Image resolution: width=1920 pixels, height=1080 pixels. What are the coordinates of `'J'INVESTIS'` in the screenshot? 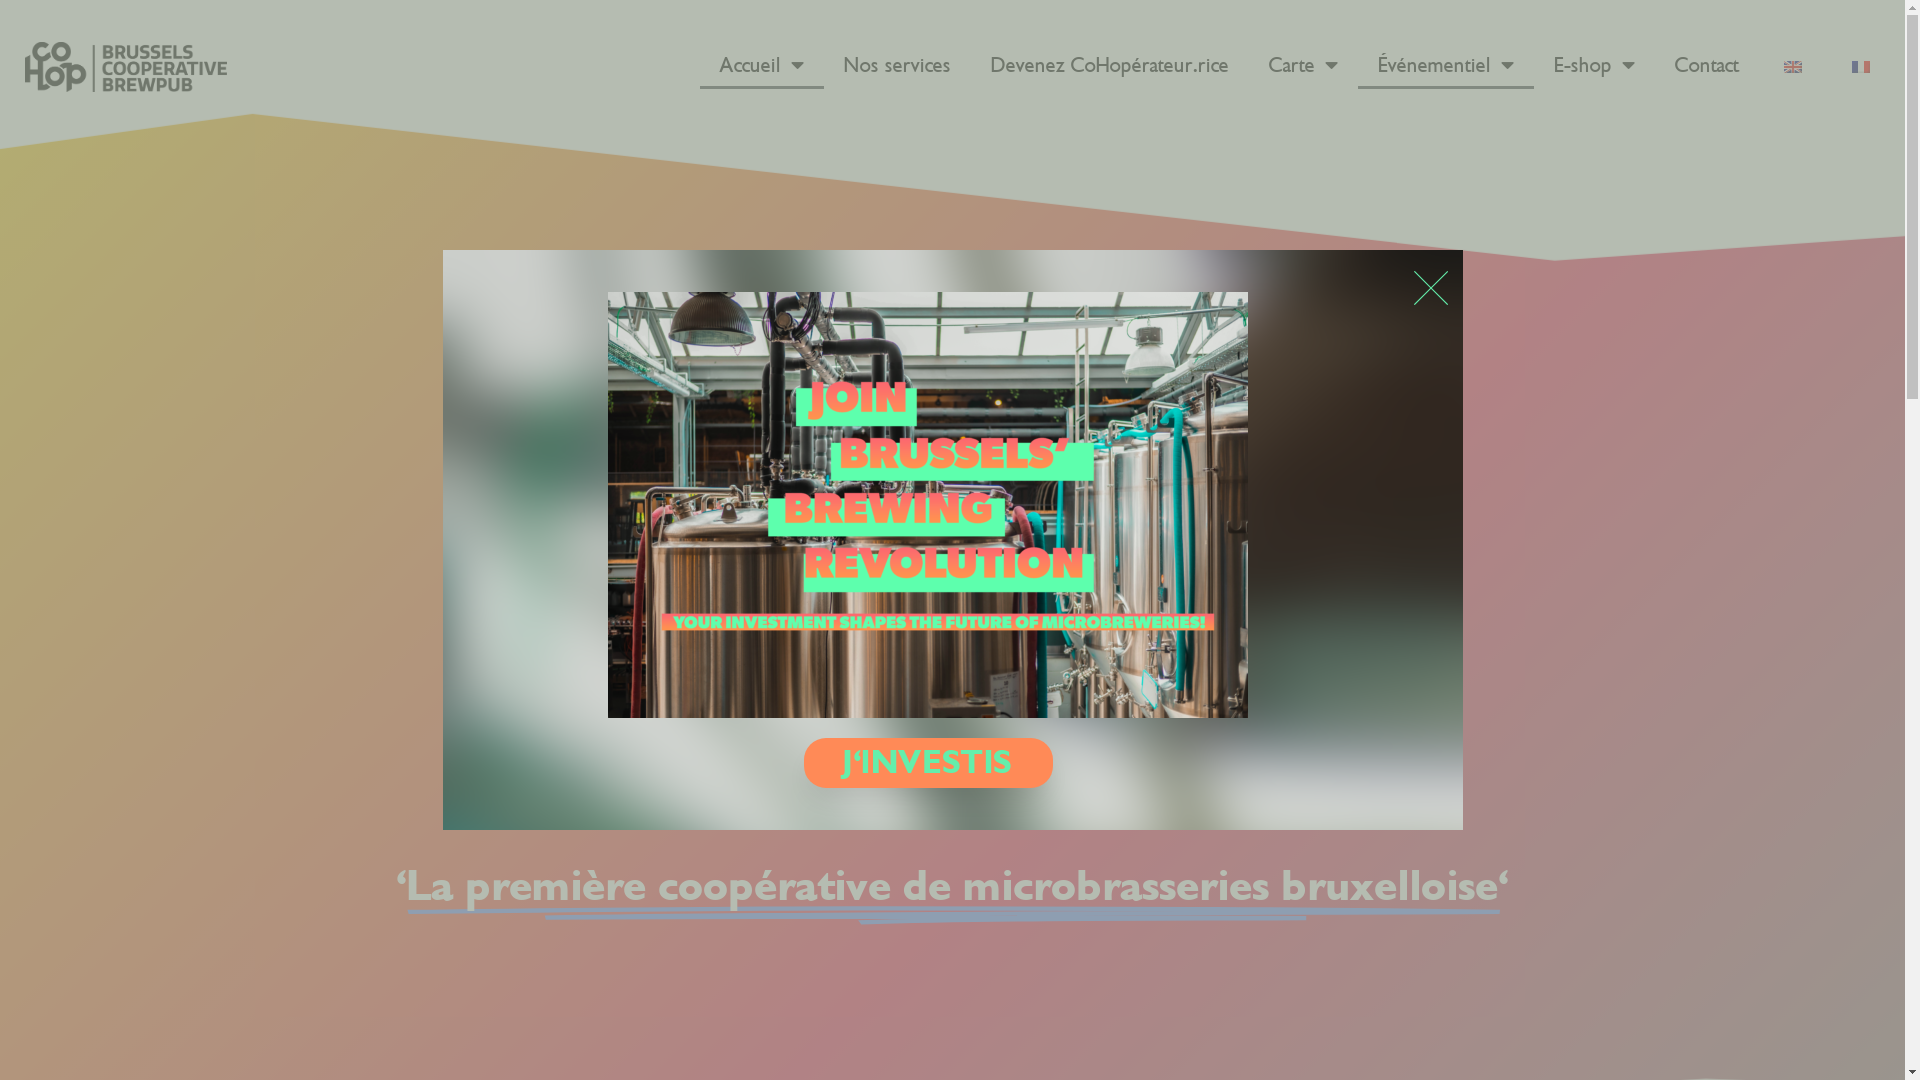 It's located at (927, 763).